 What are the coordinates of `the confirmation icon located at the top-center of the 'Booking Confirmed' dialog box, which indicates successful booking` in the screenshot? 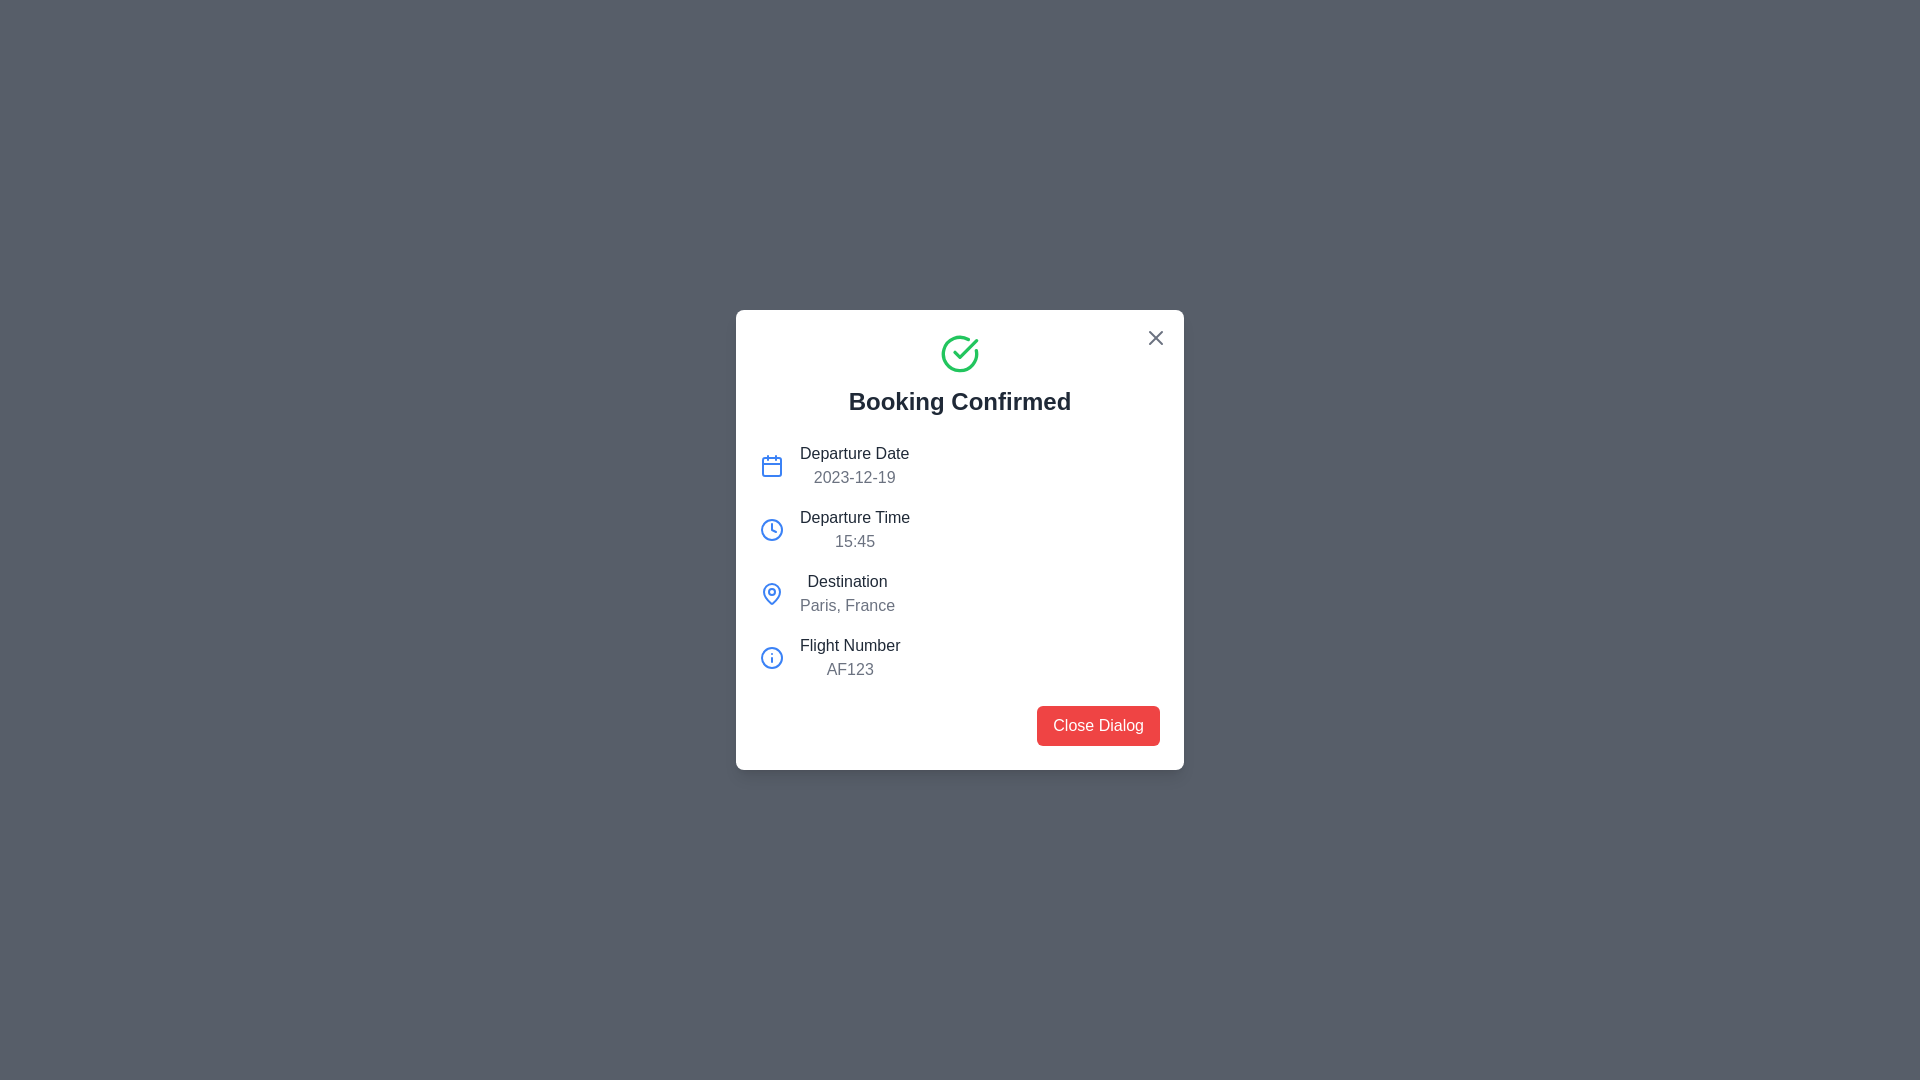 It's located at (960, 353).